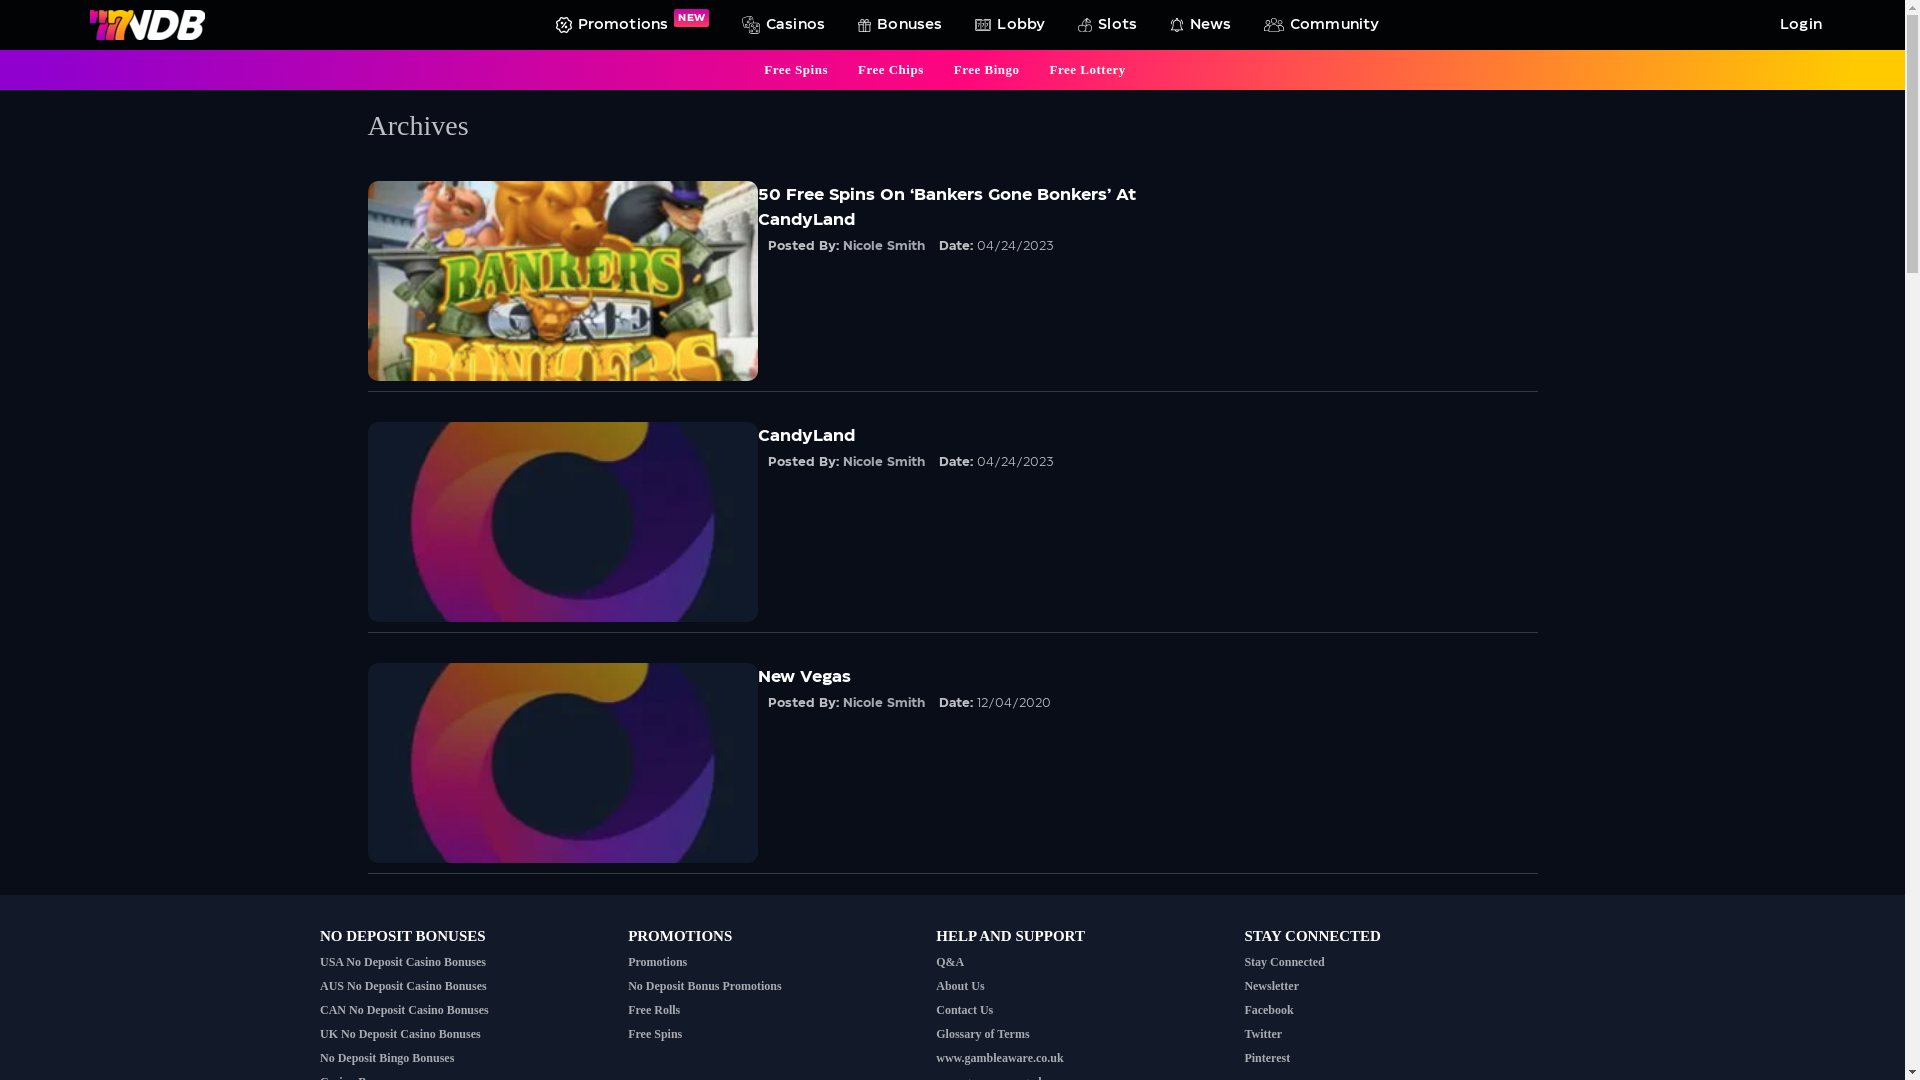 The height and width of the screenshot is (1080, 1920). I want to click on 'Q&A', so click(949, 960).